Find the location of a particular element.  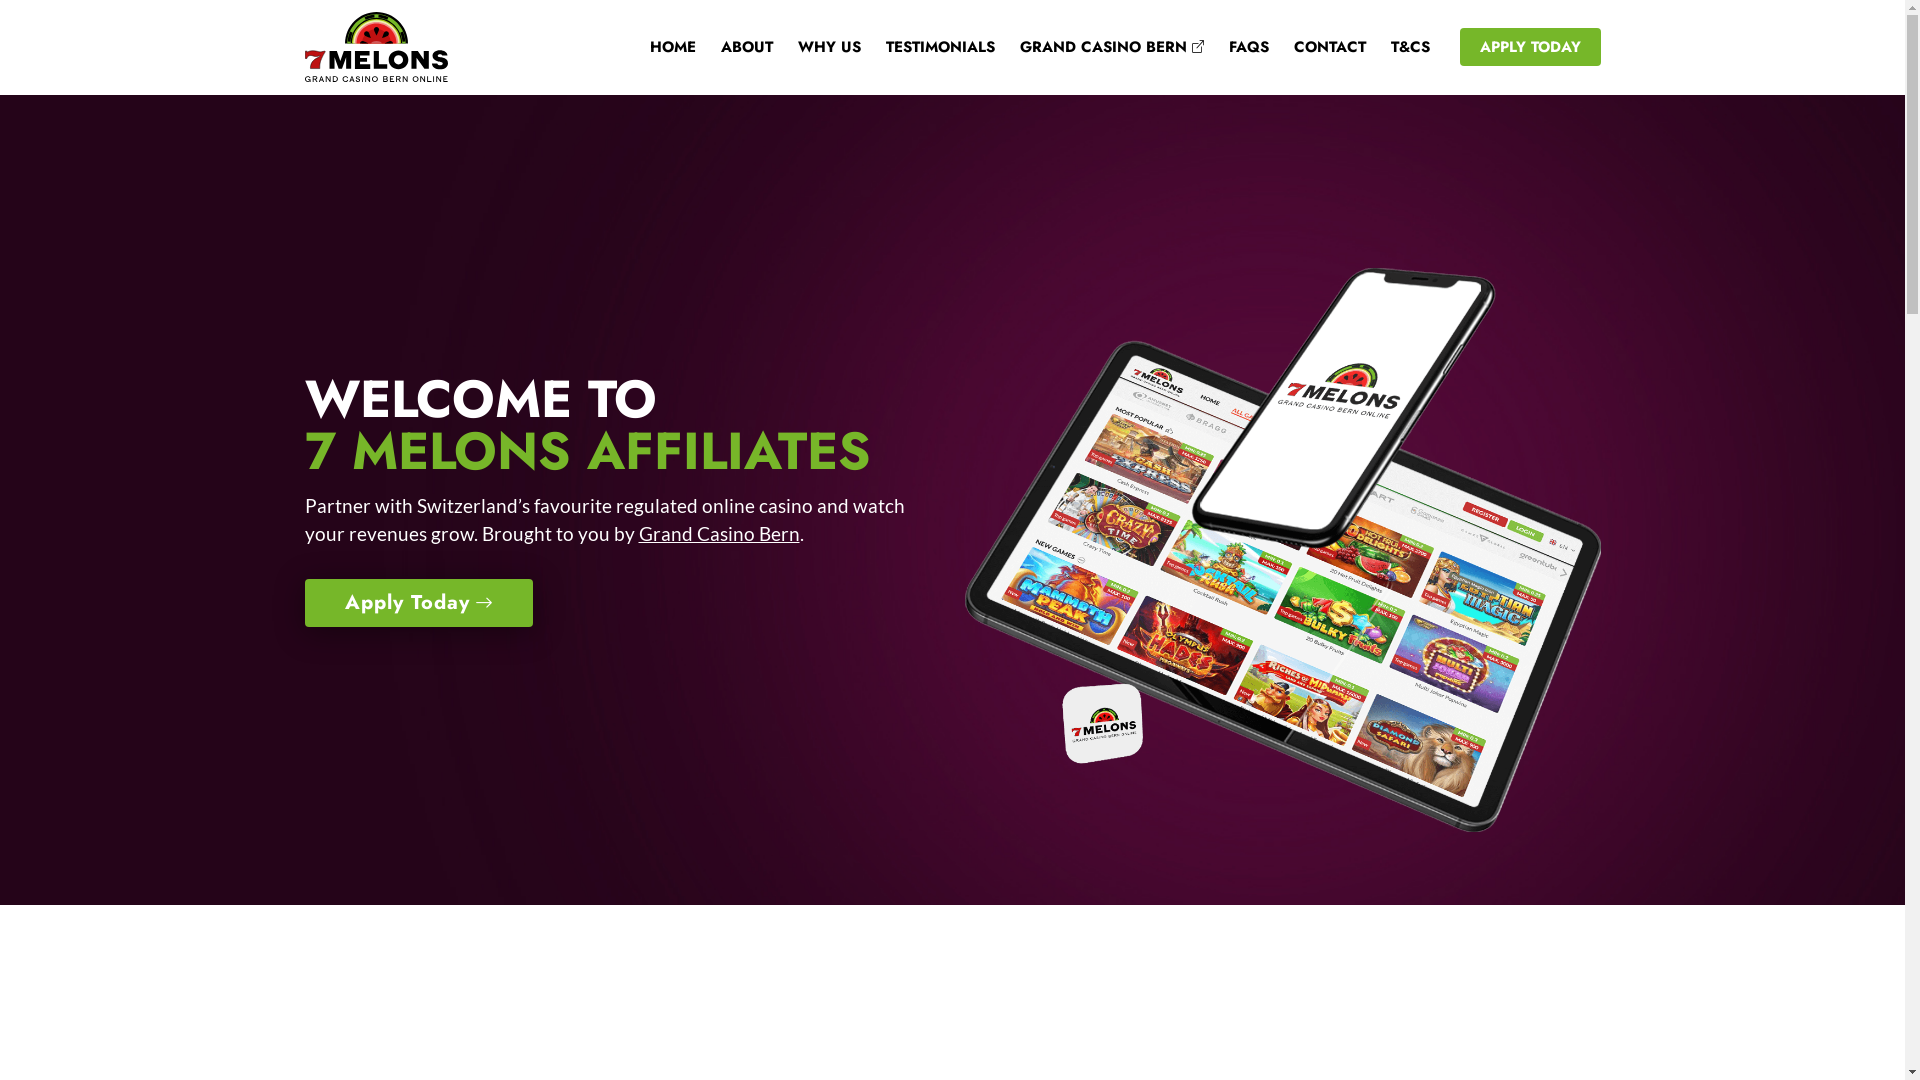

'FAQS' is located at coordinates (1235, 46).